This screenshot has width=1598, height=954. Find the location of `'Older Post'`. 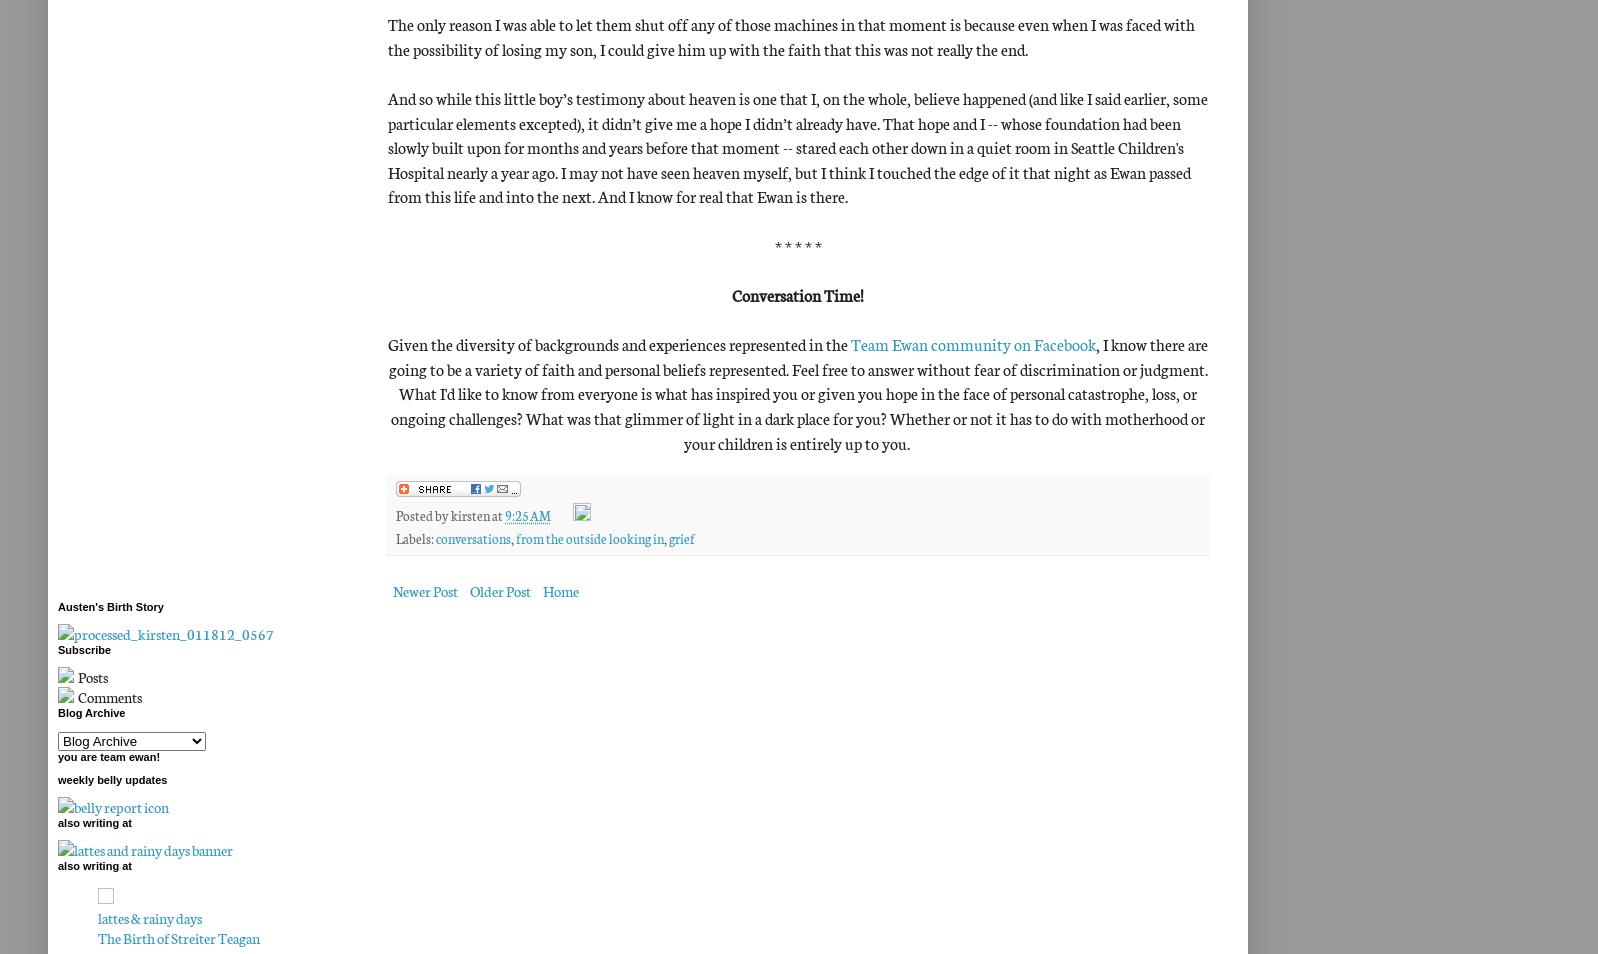

'Older Post' is located at coordinates (500, 590).